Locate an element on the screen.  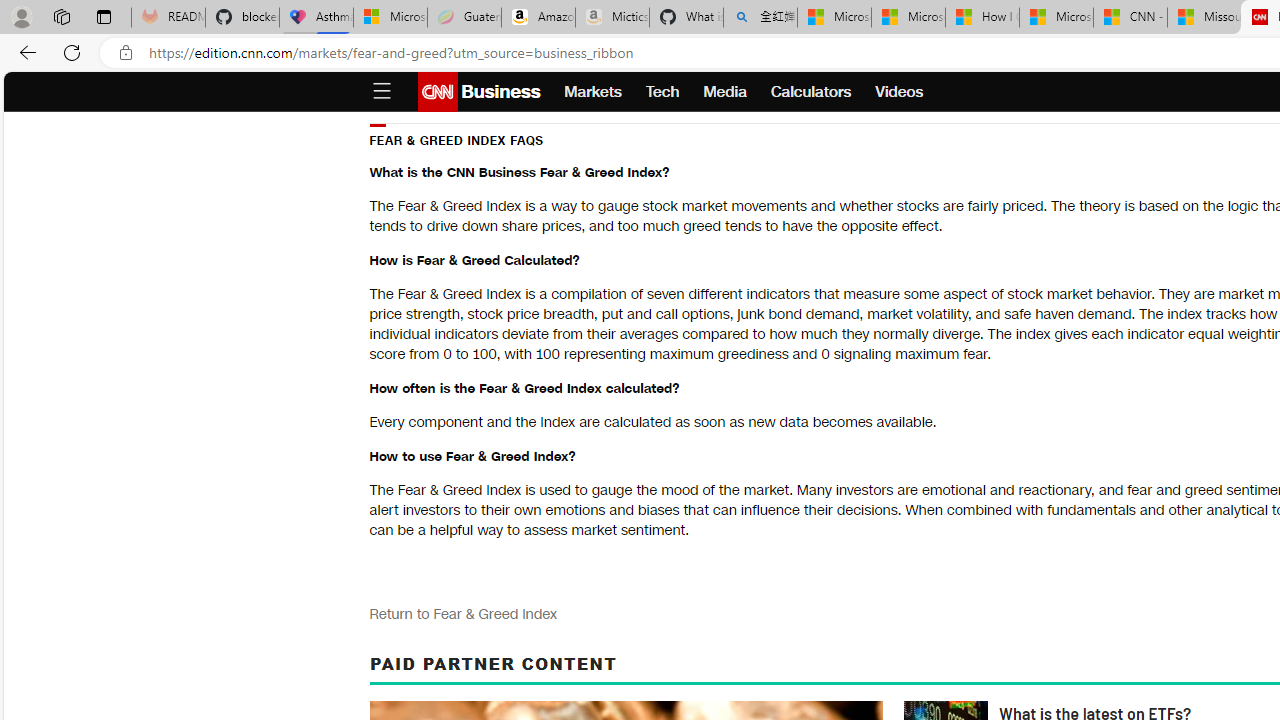
'Asthma Inhalers: Names and Types' is located at coordinates (315, 17).